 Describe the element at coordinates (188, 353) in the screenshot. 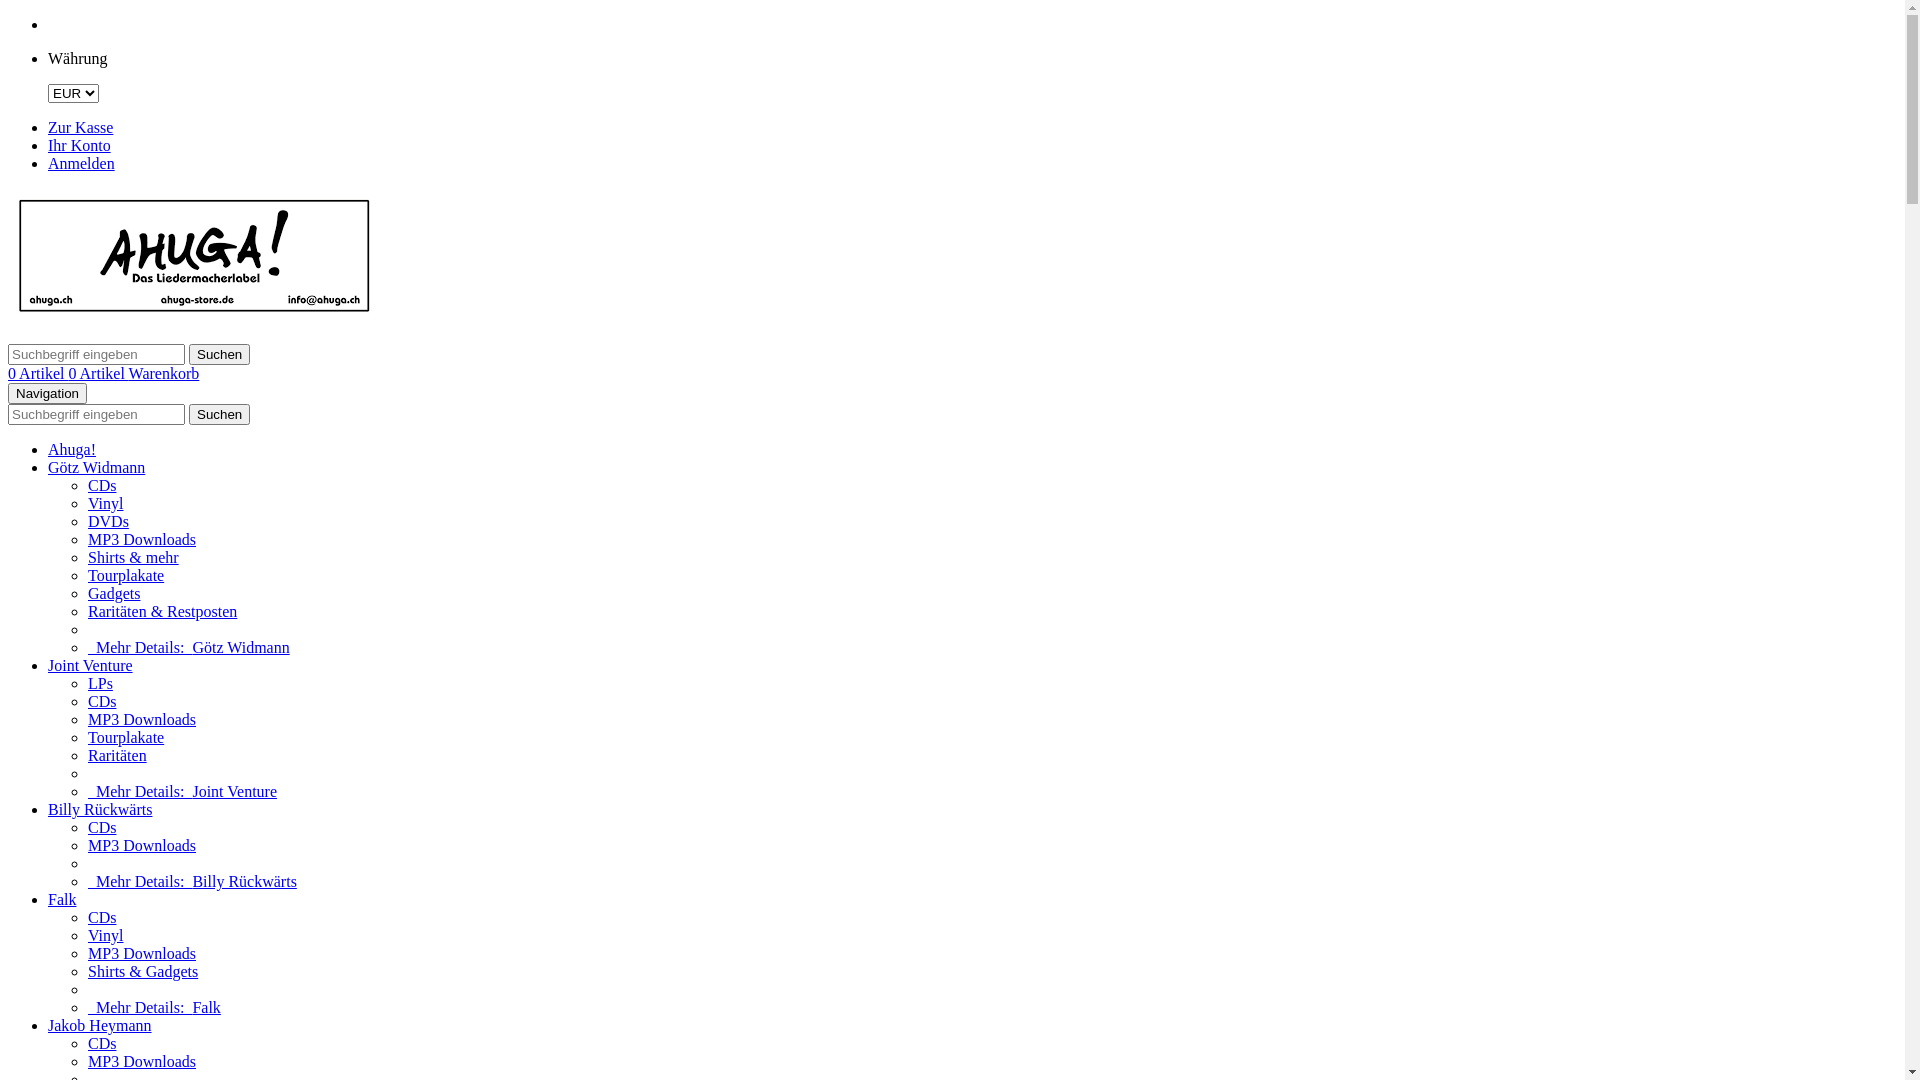

I see `'Suchen'` at that location.